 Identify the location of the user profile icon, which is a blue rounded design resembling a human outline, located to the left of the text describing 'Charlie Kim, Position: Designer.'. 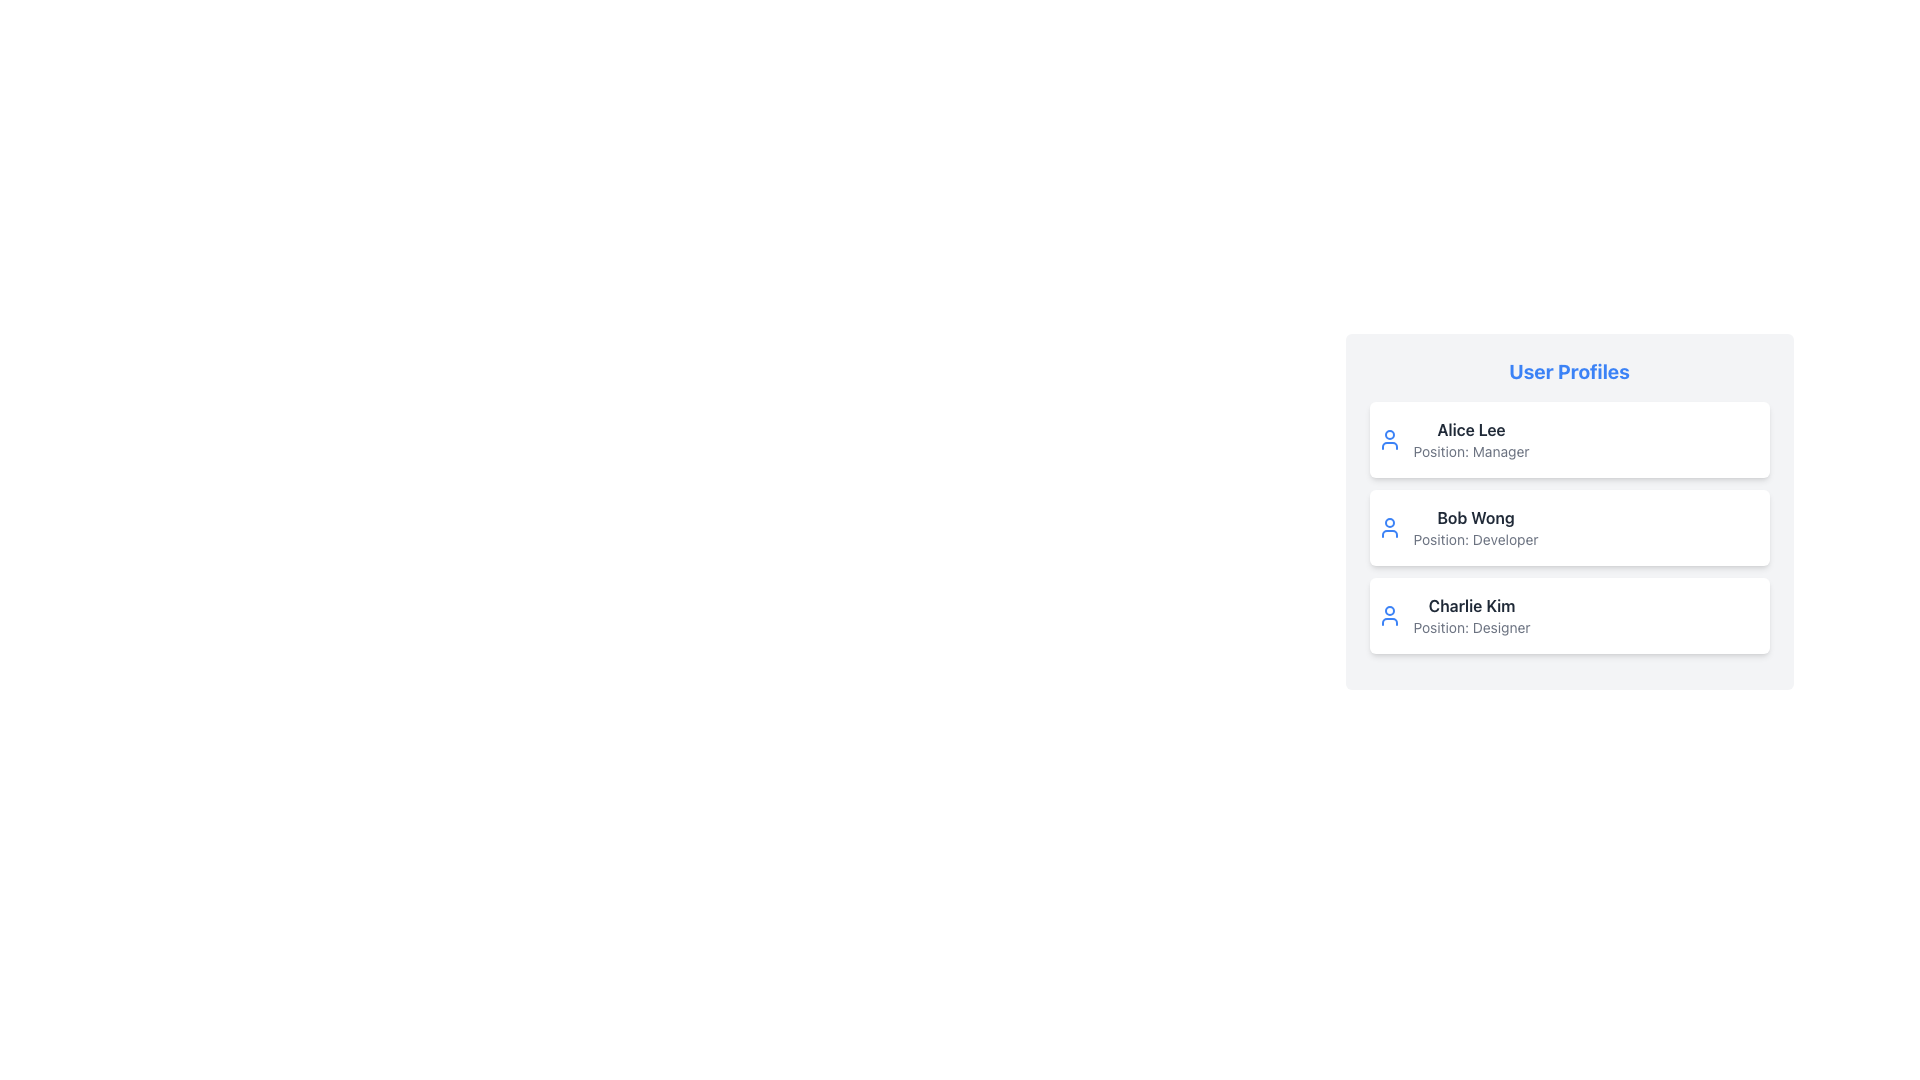
(1388, 615).